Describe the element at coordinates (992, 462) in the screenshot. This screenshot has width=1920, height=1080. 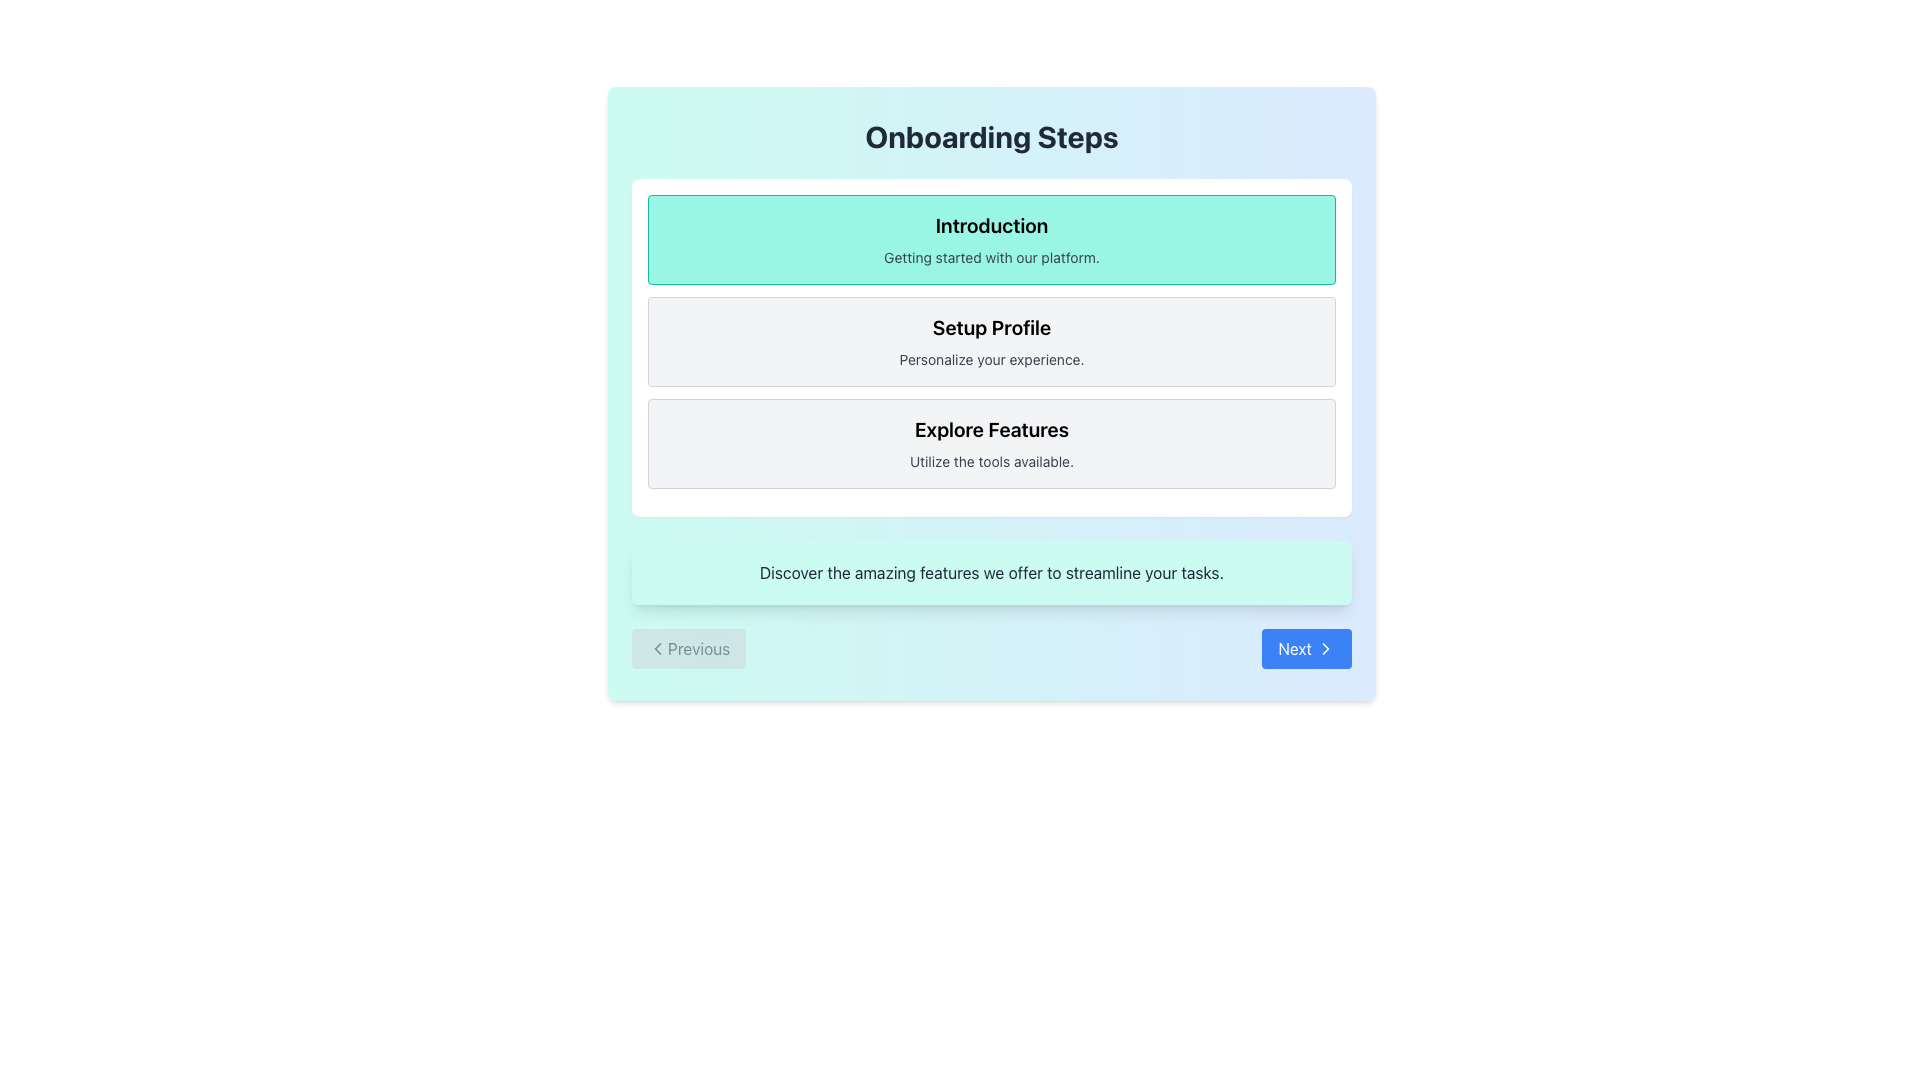
I see `the text label that reads 'Utilize the tools available.' which is styled in a small font size with gray coloring and is located underneath the 'Explore Features' heading` at that location.